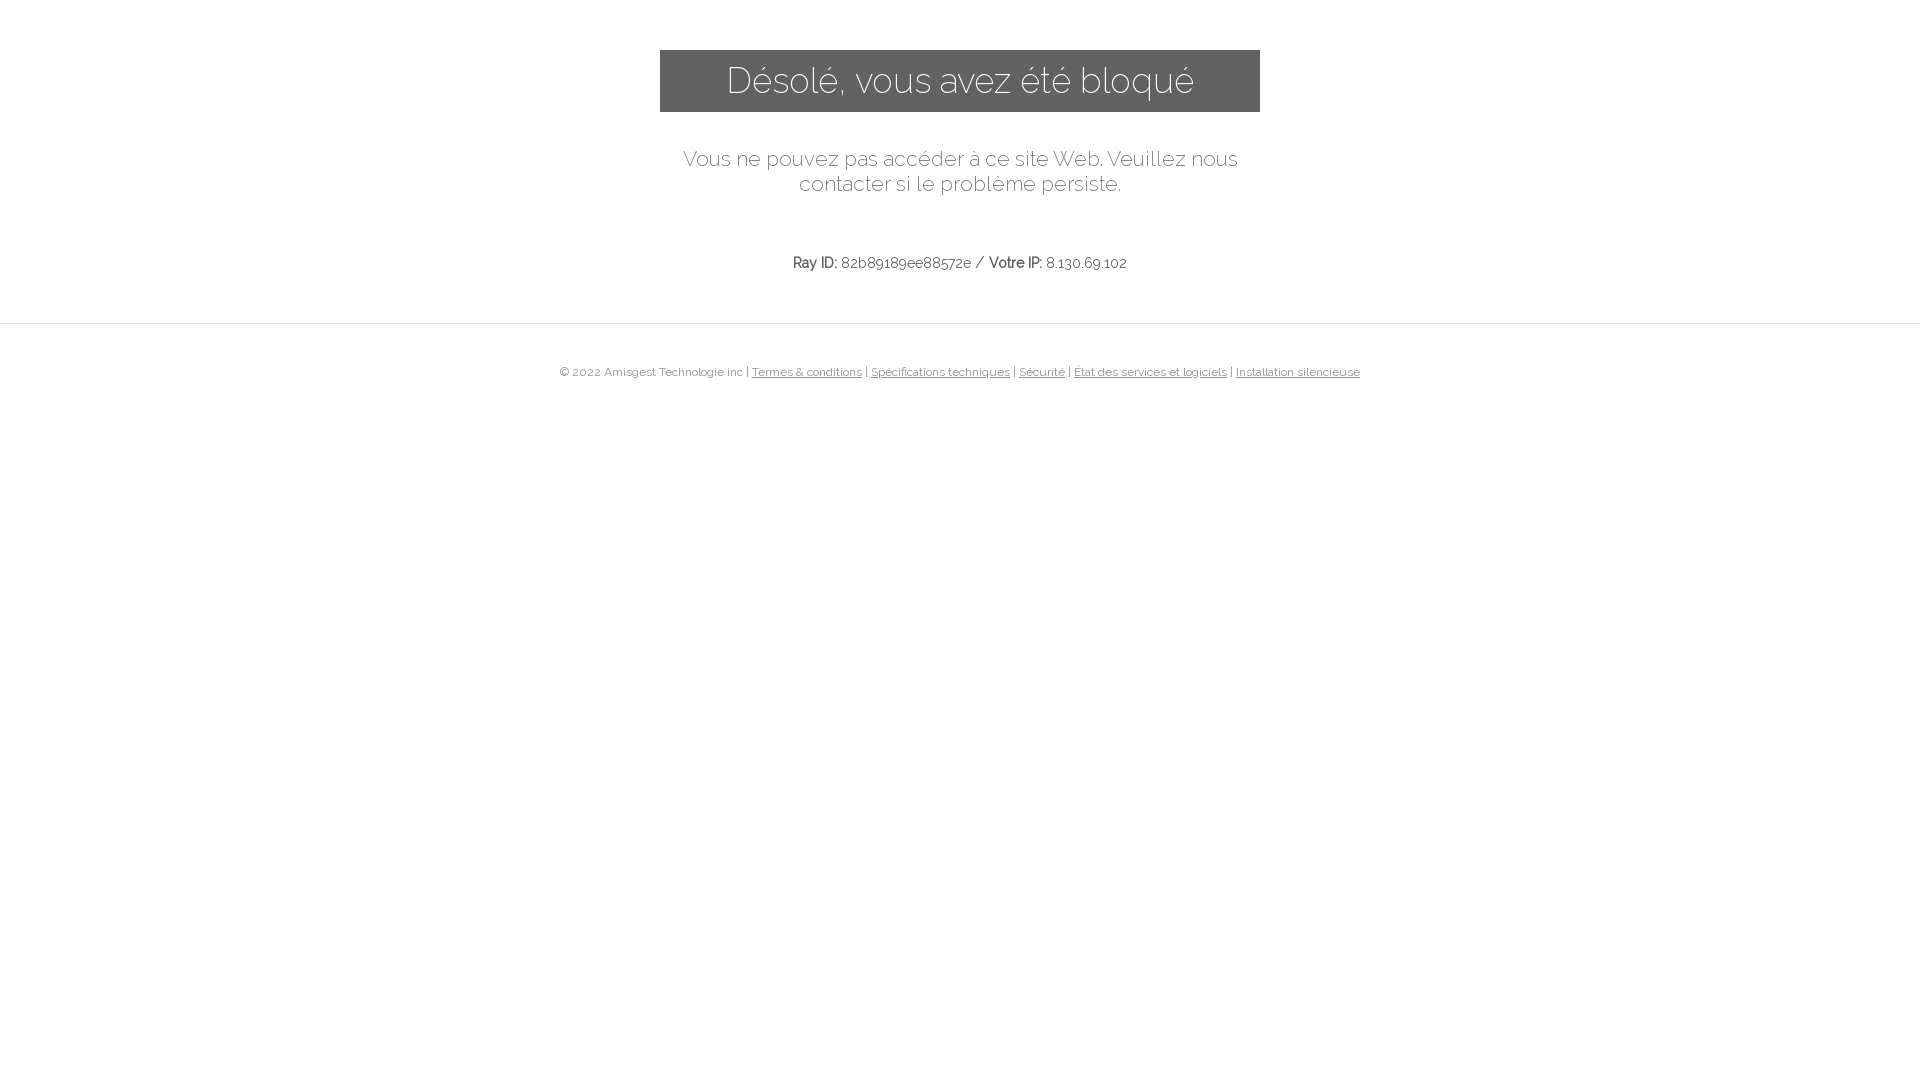 The image size is (1920, 1080). Describe the element at coordinates (806, 370) in the screenshot. I see `'Termes & conditions'` at that location.